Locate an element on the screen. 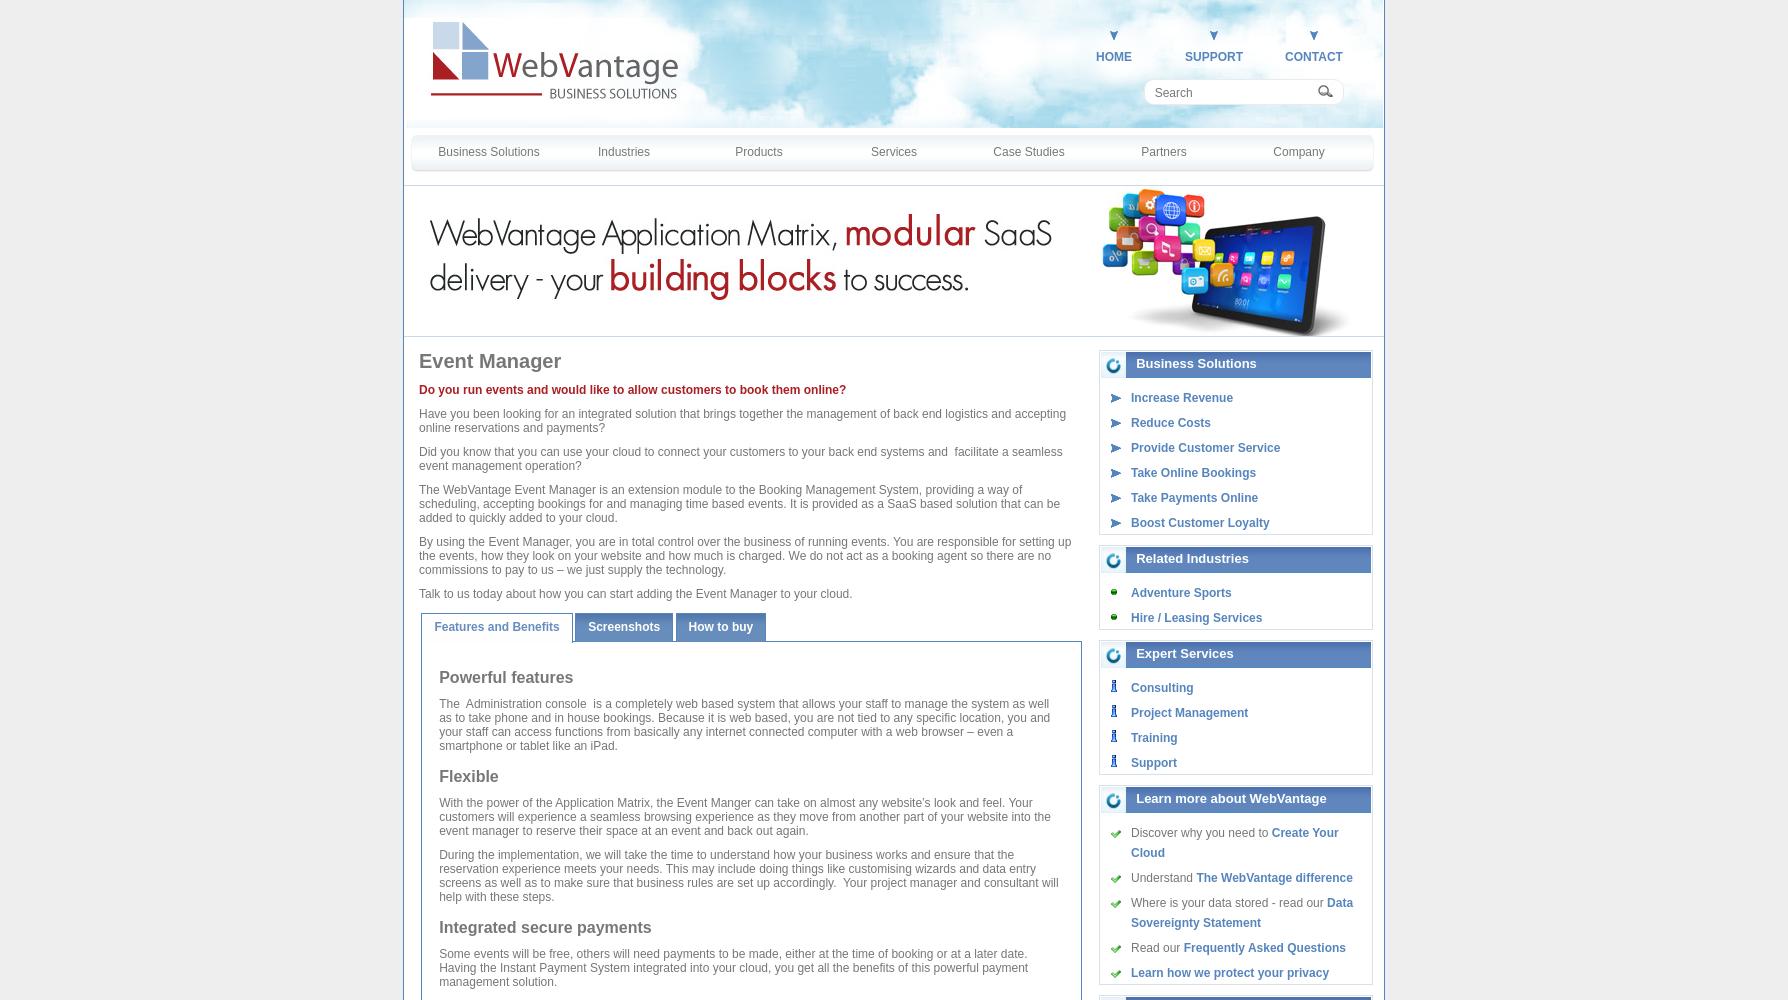 This screenshot has height=1000, width=1788. 'Read our' is located at coordinates (1156, 947).